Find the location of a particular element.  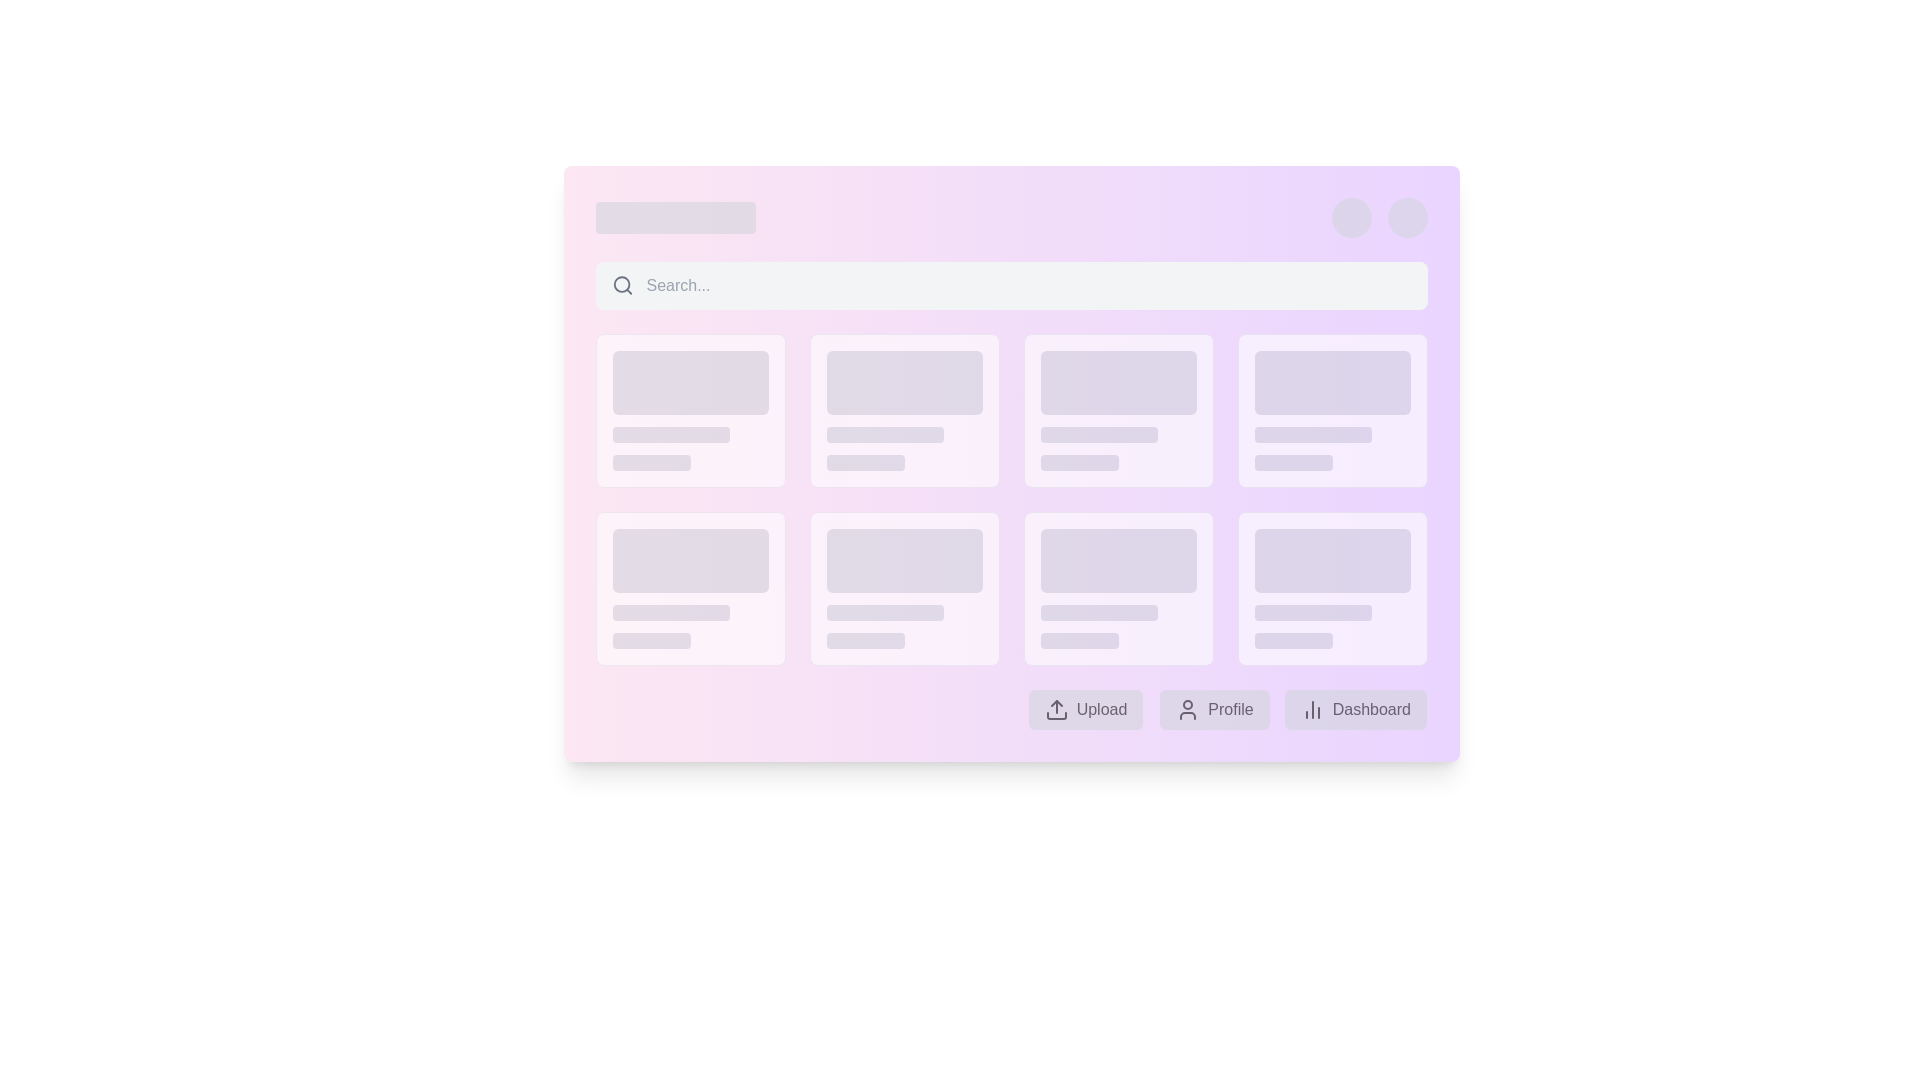

the first button from the left in the horizontal row of buttons is located at coordinates (1085, 708).